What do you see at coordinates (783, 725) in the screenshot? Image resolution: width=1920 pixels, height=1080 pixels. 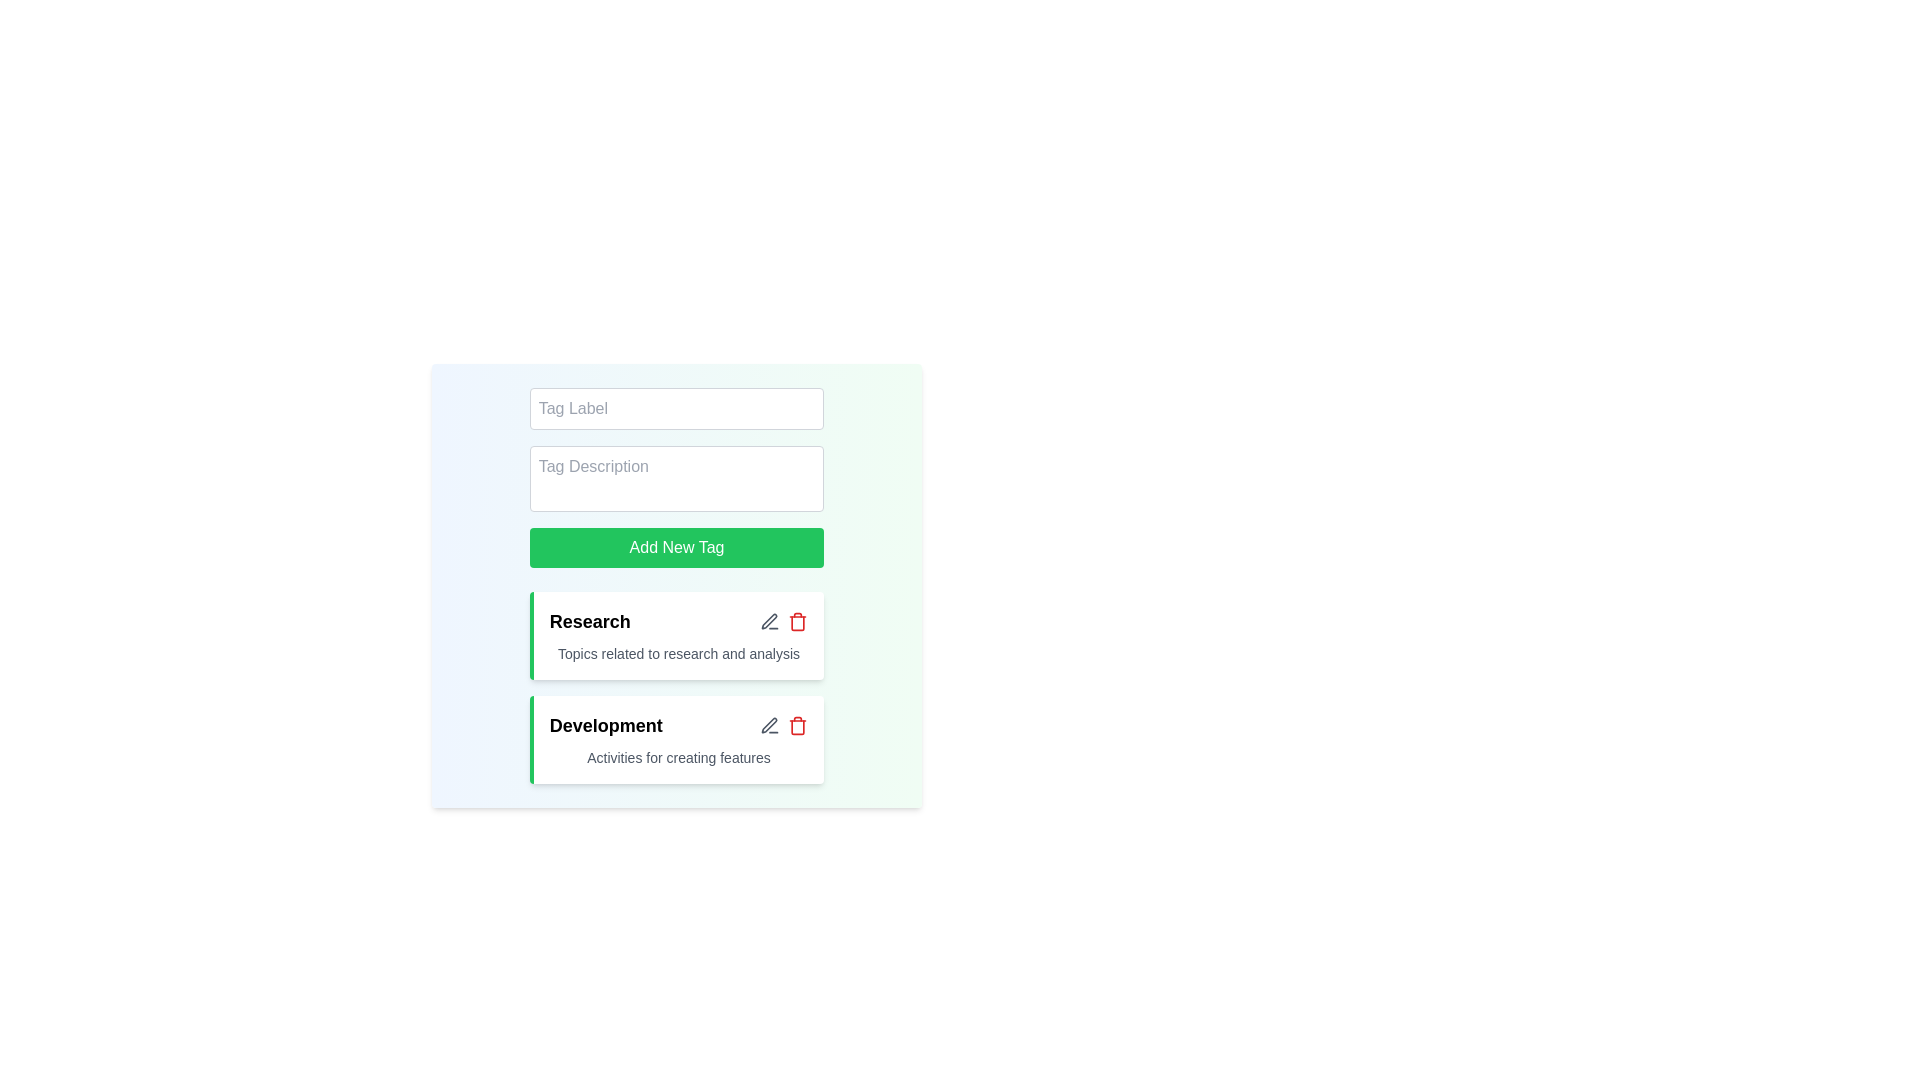 I see `the trashcan icon in the horizontal button group located at the top-right corner of the 'Development' card` at bounding box center [783, 725].